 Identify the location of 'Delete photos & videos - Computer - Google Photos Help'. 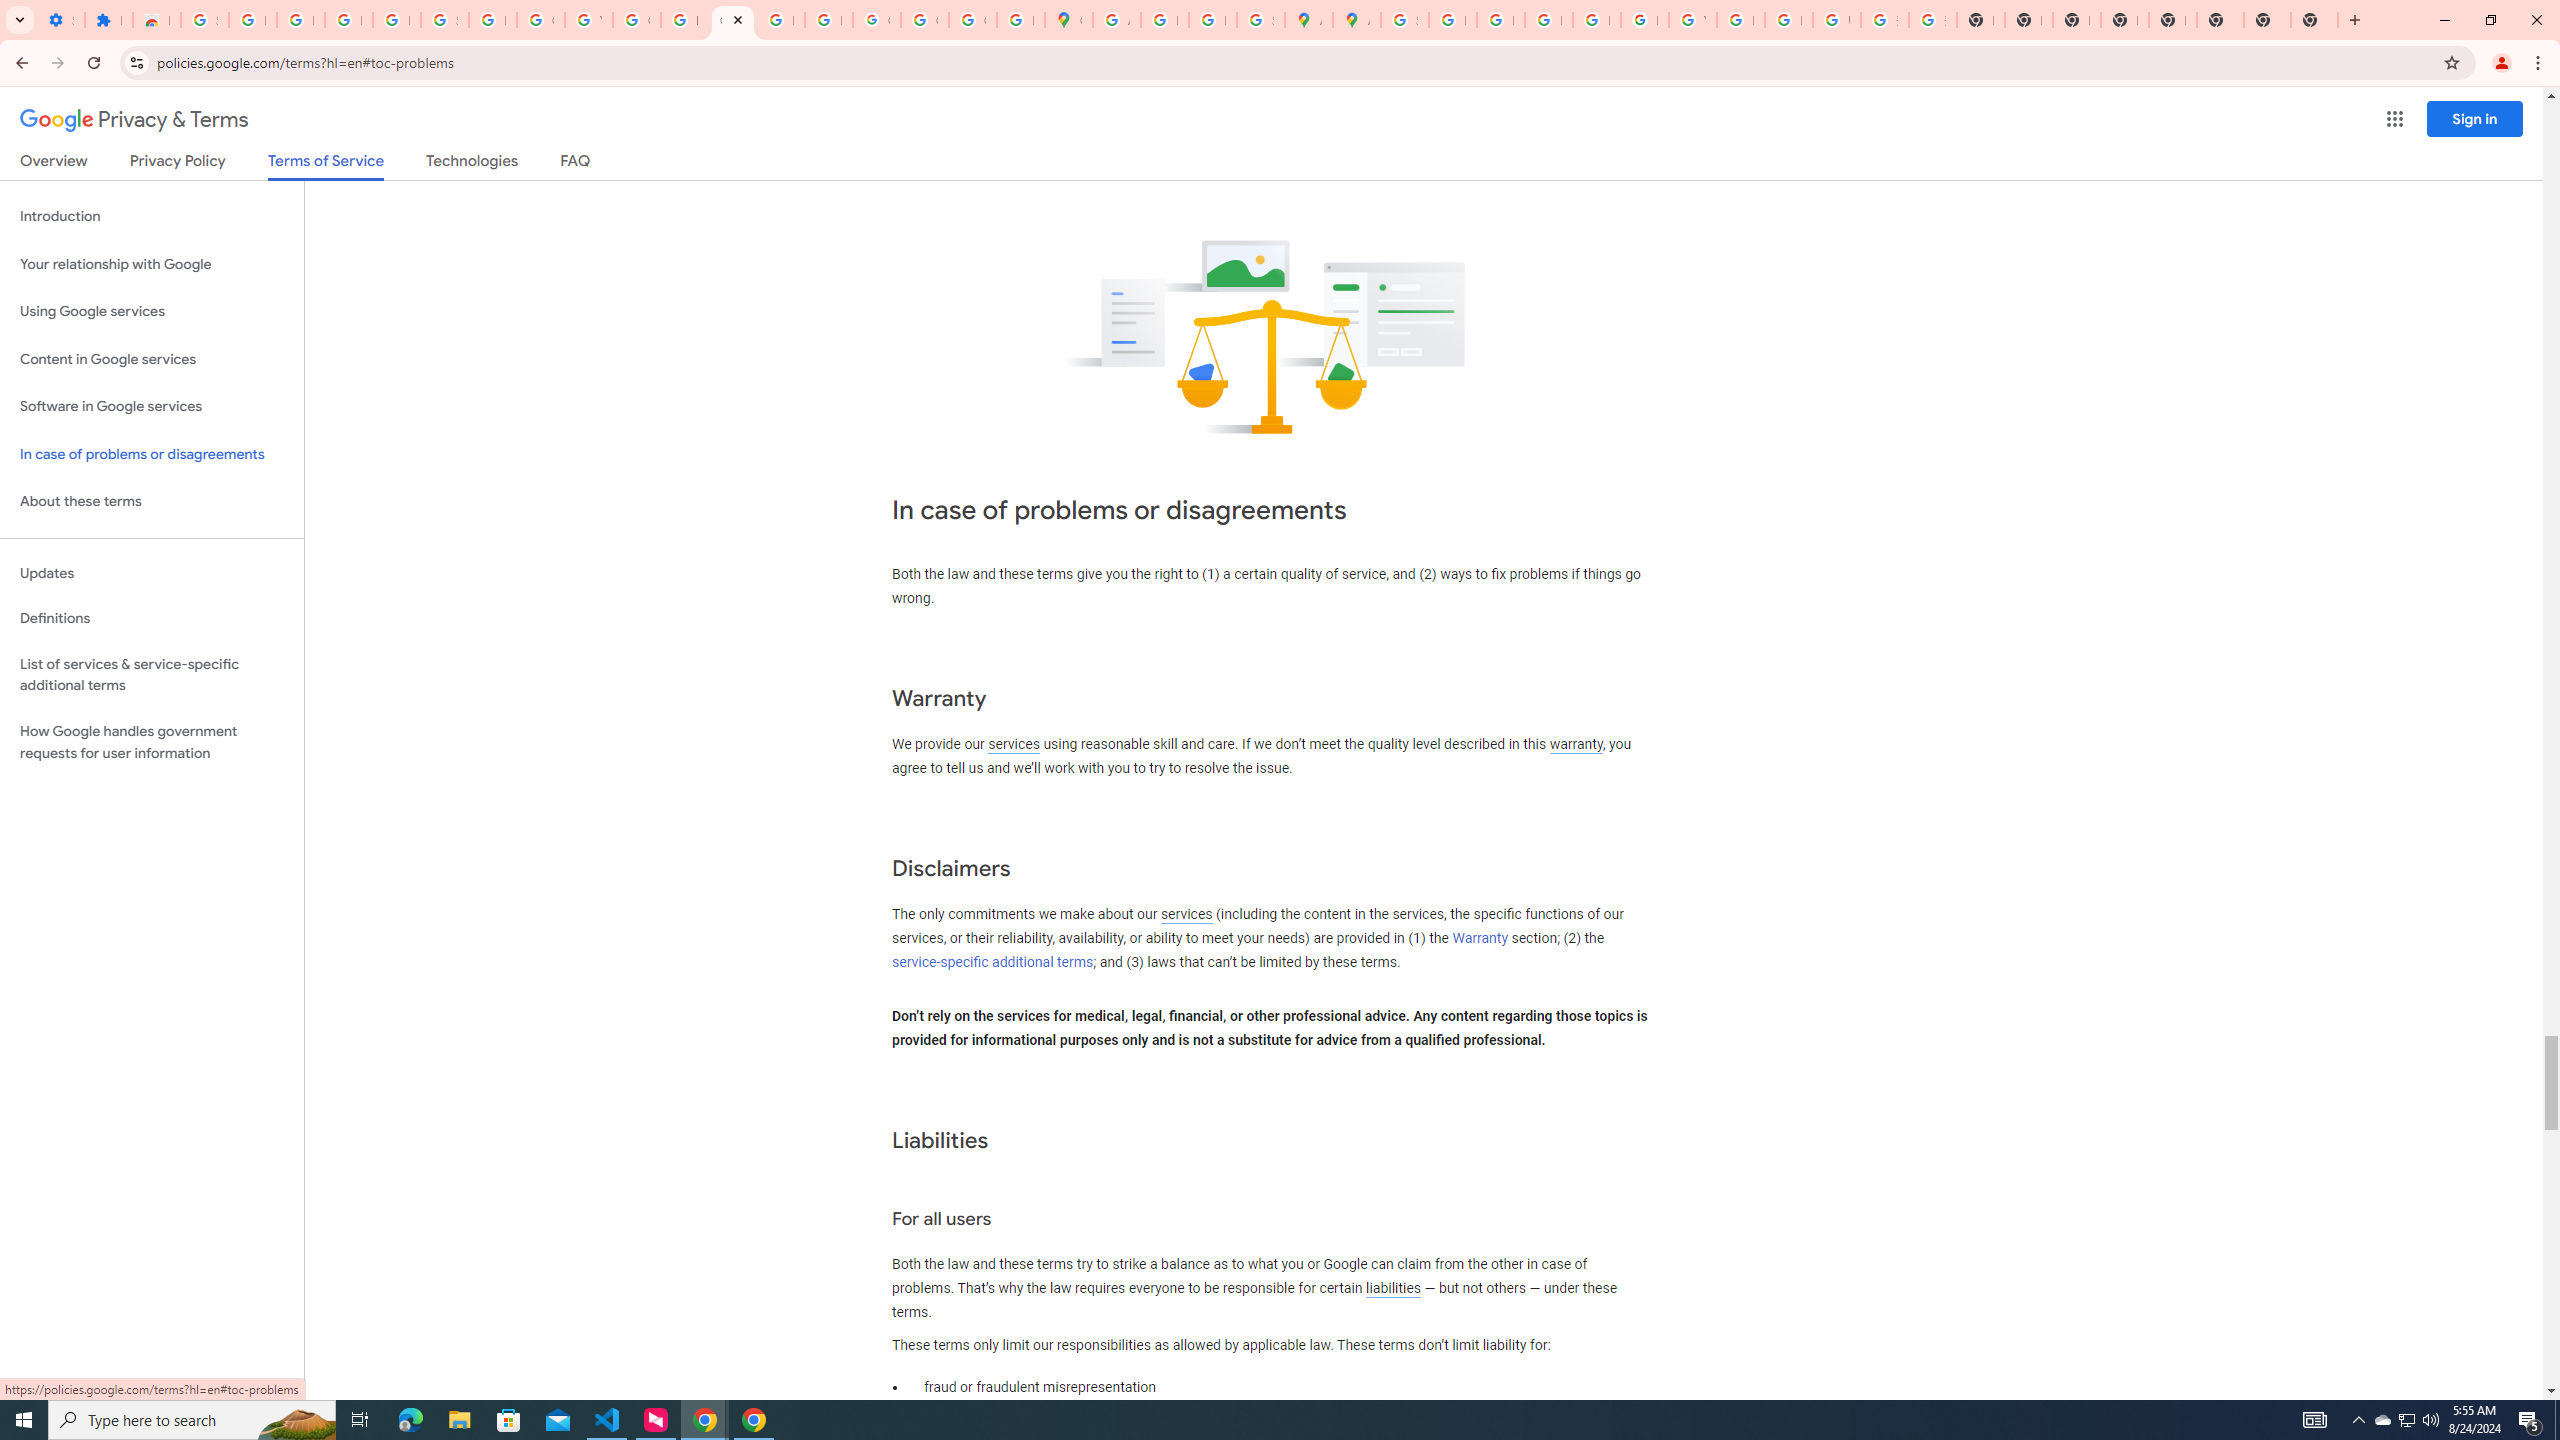
(299, 19).